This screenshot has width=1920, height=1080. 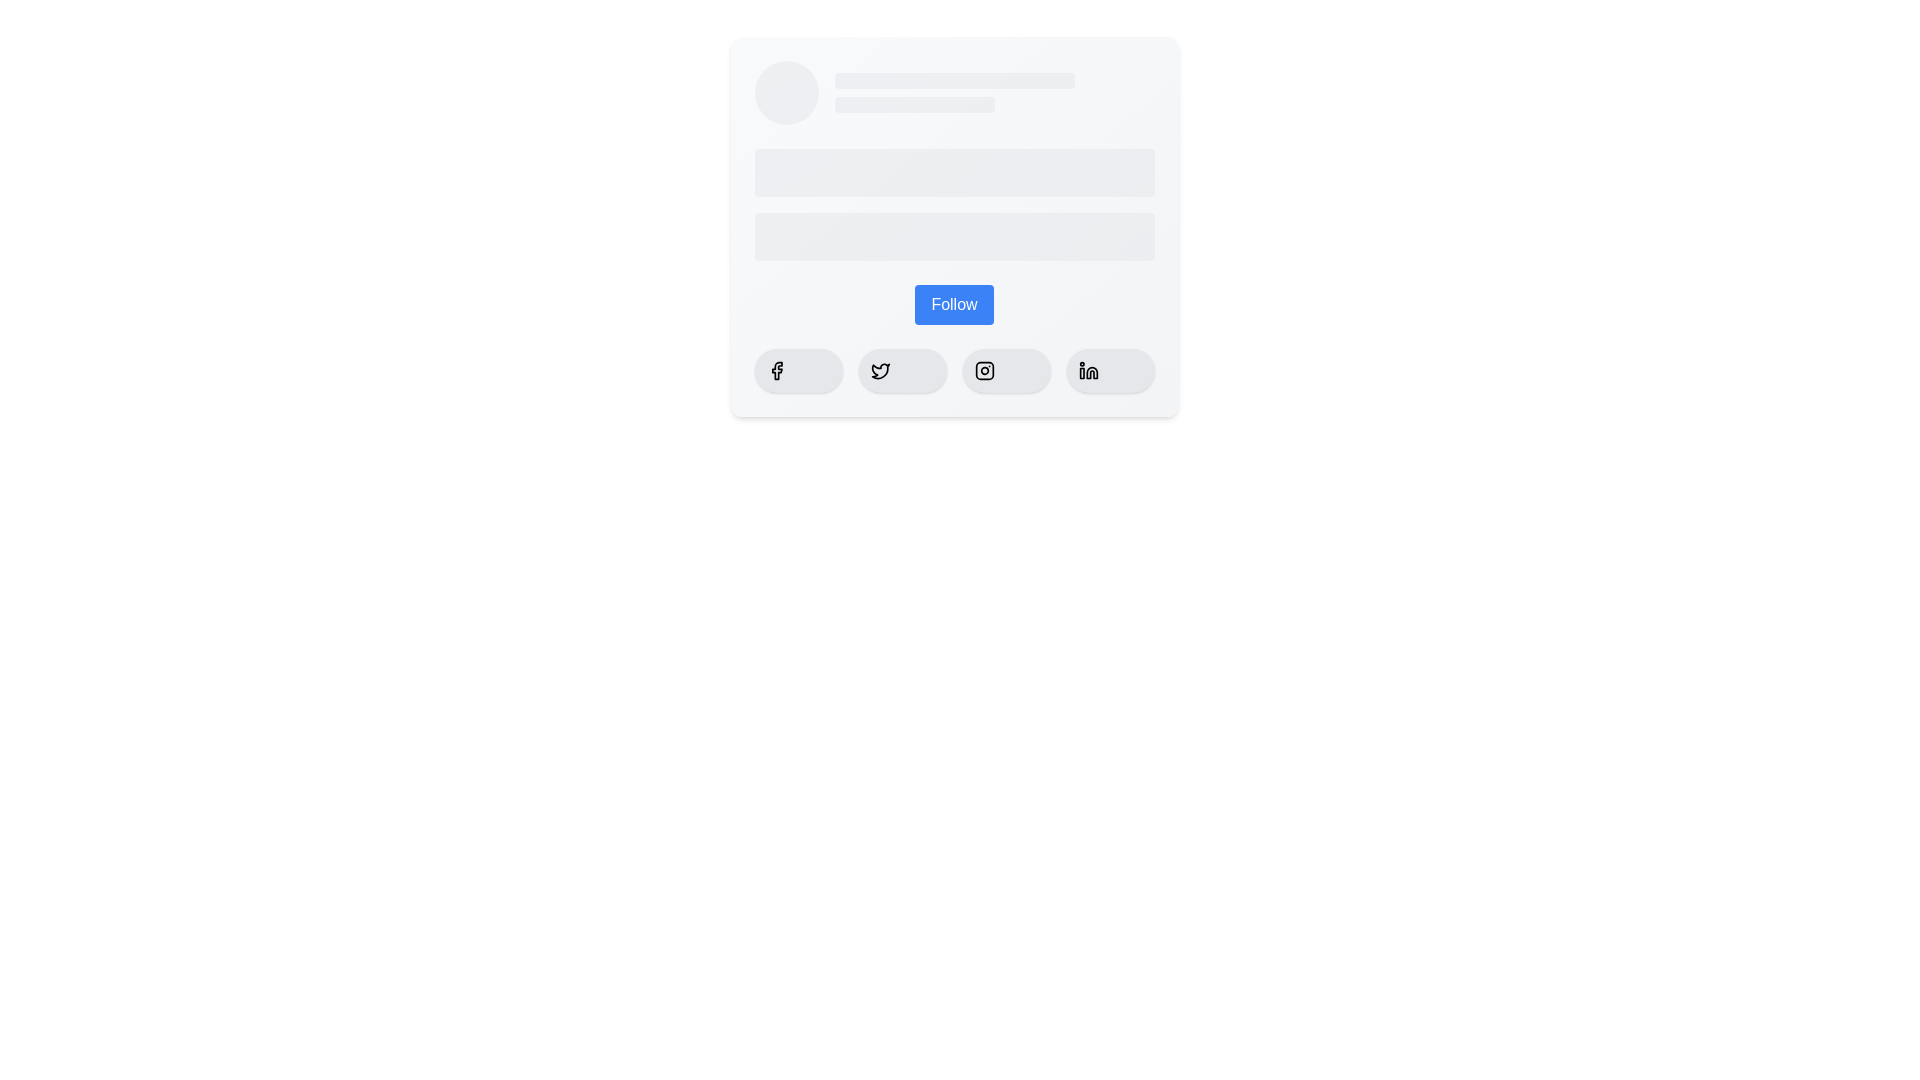 I want to click on the narrow rectangular bar that forms part of the vertical line in the LinkedIn 'in' character, located within the LinkedIn logo, which is the fourth interactive element in the social media link set beneath the 'Follow' button, so click(x=1080, y=373).